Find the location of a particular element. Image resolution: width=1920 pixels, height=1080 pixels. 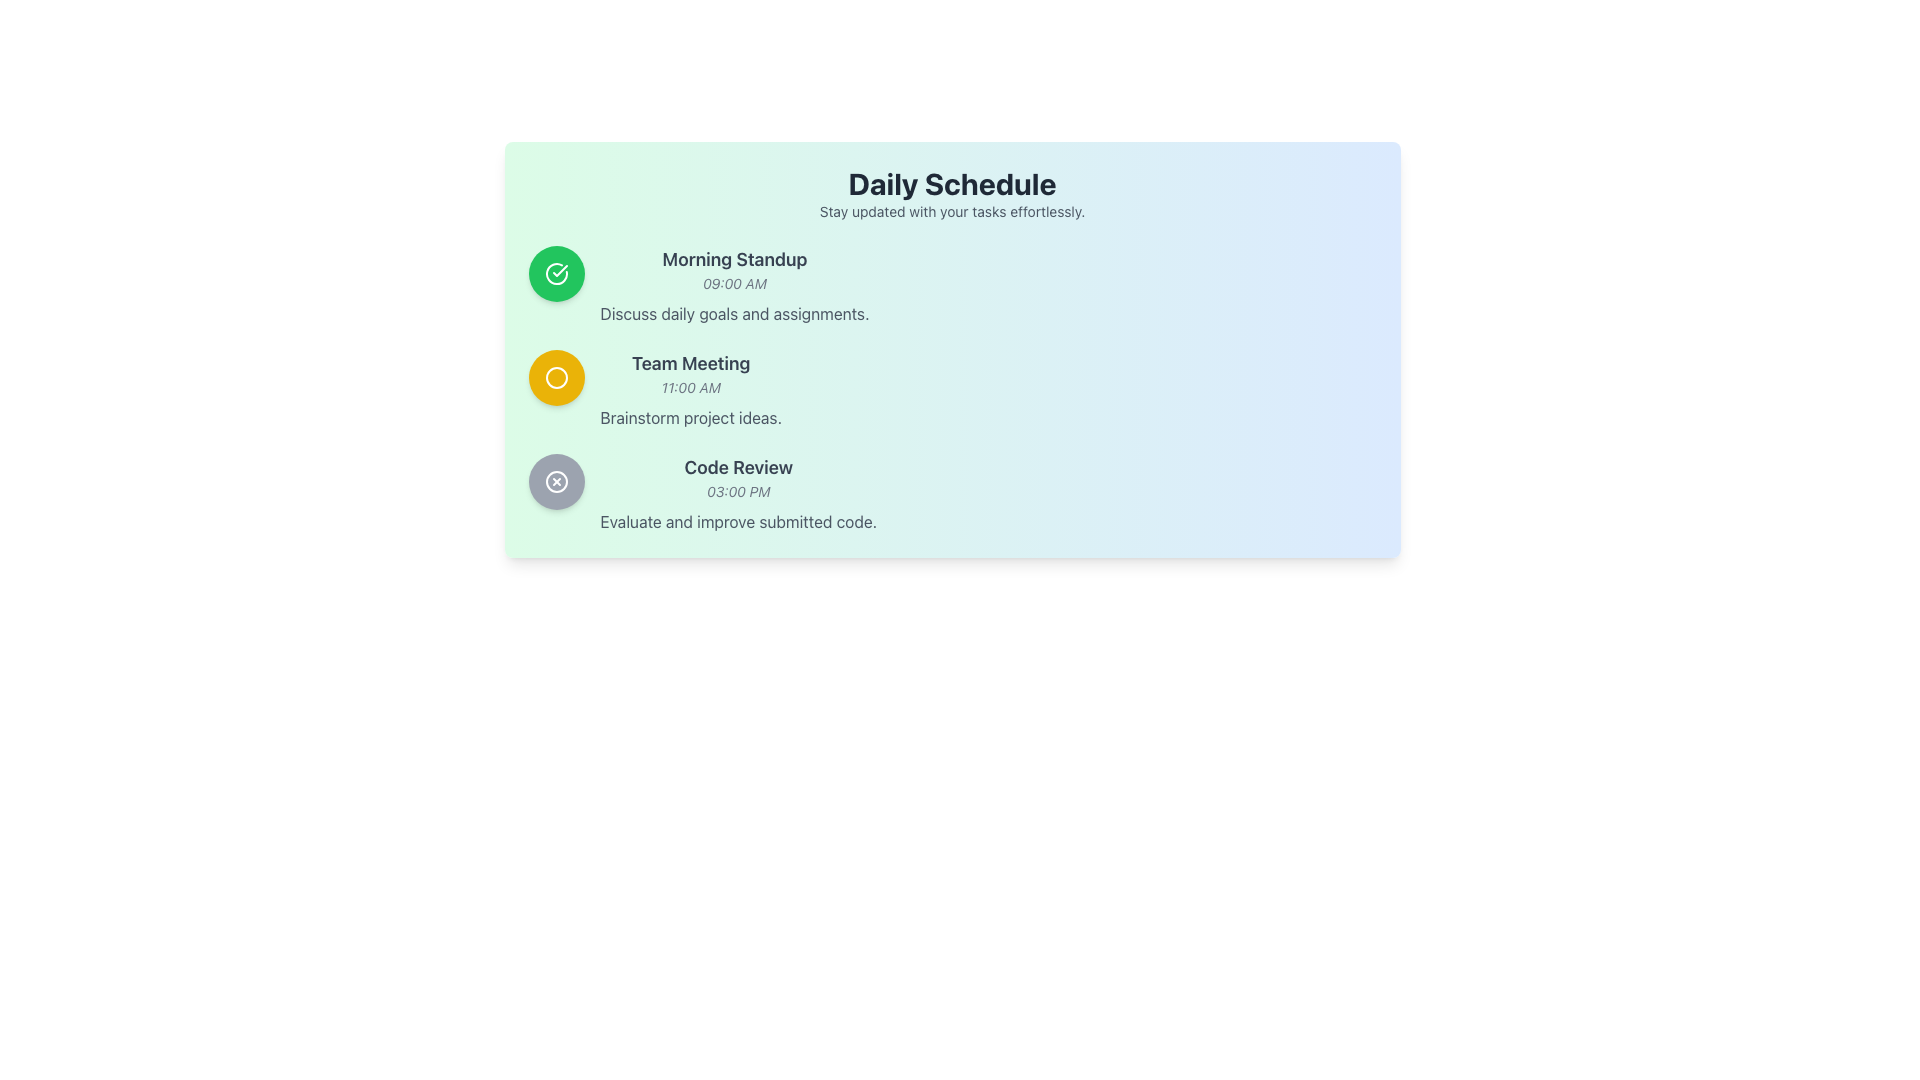

the checkmark icon indicating the completion of the 'Morning Standup' task, which is visually represented within the green circular icon preceding the text in the schedule card is located at coordinates (560, 270).